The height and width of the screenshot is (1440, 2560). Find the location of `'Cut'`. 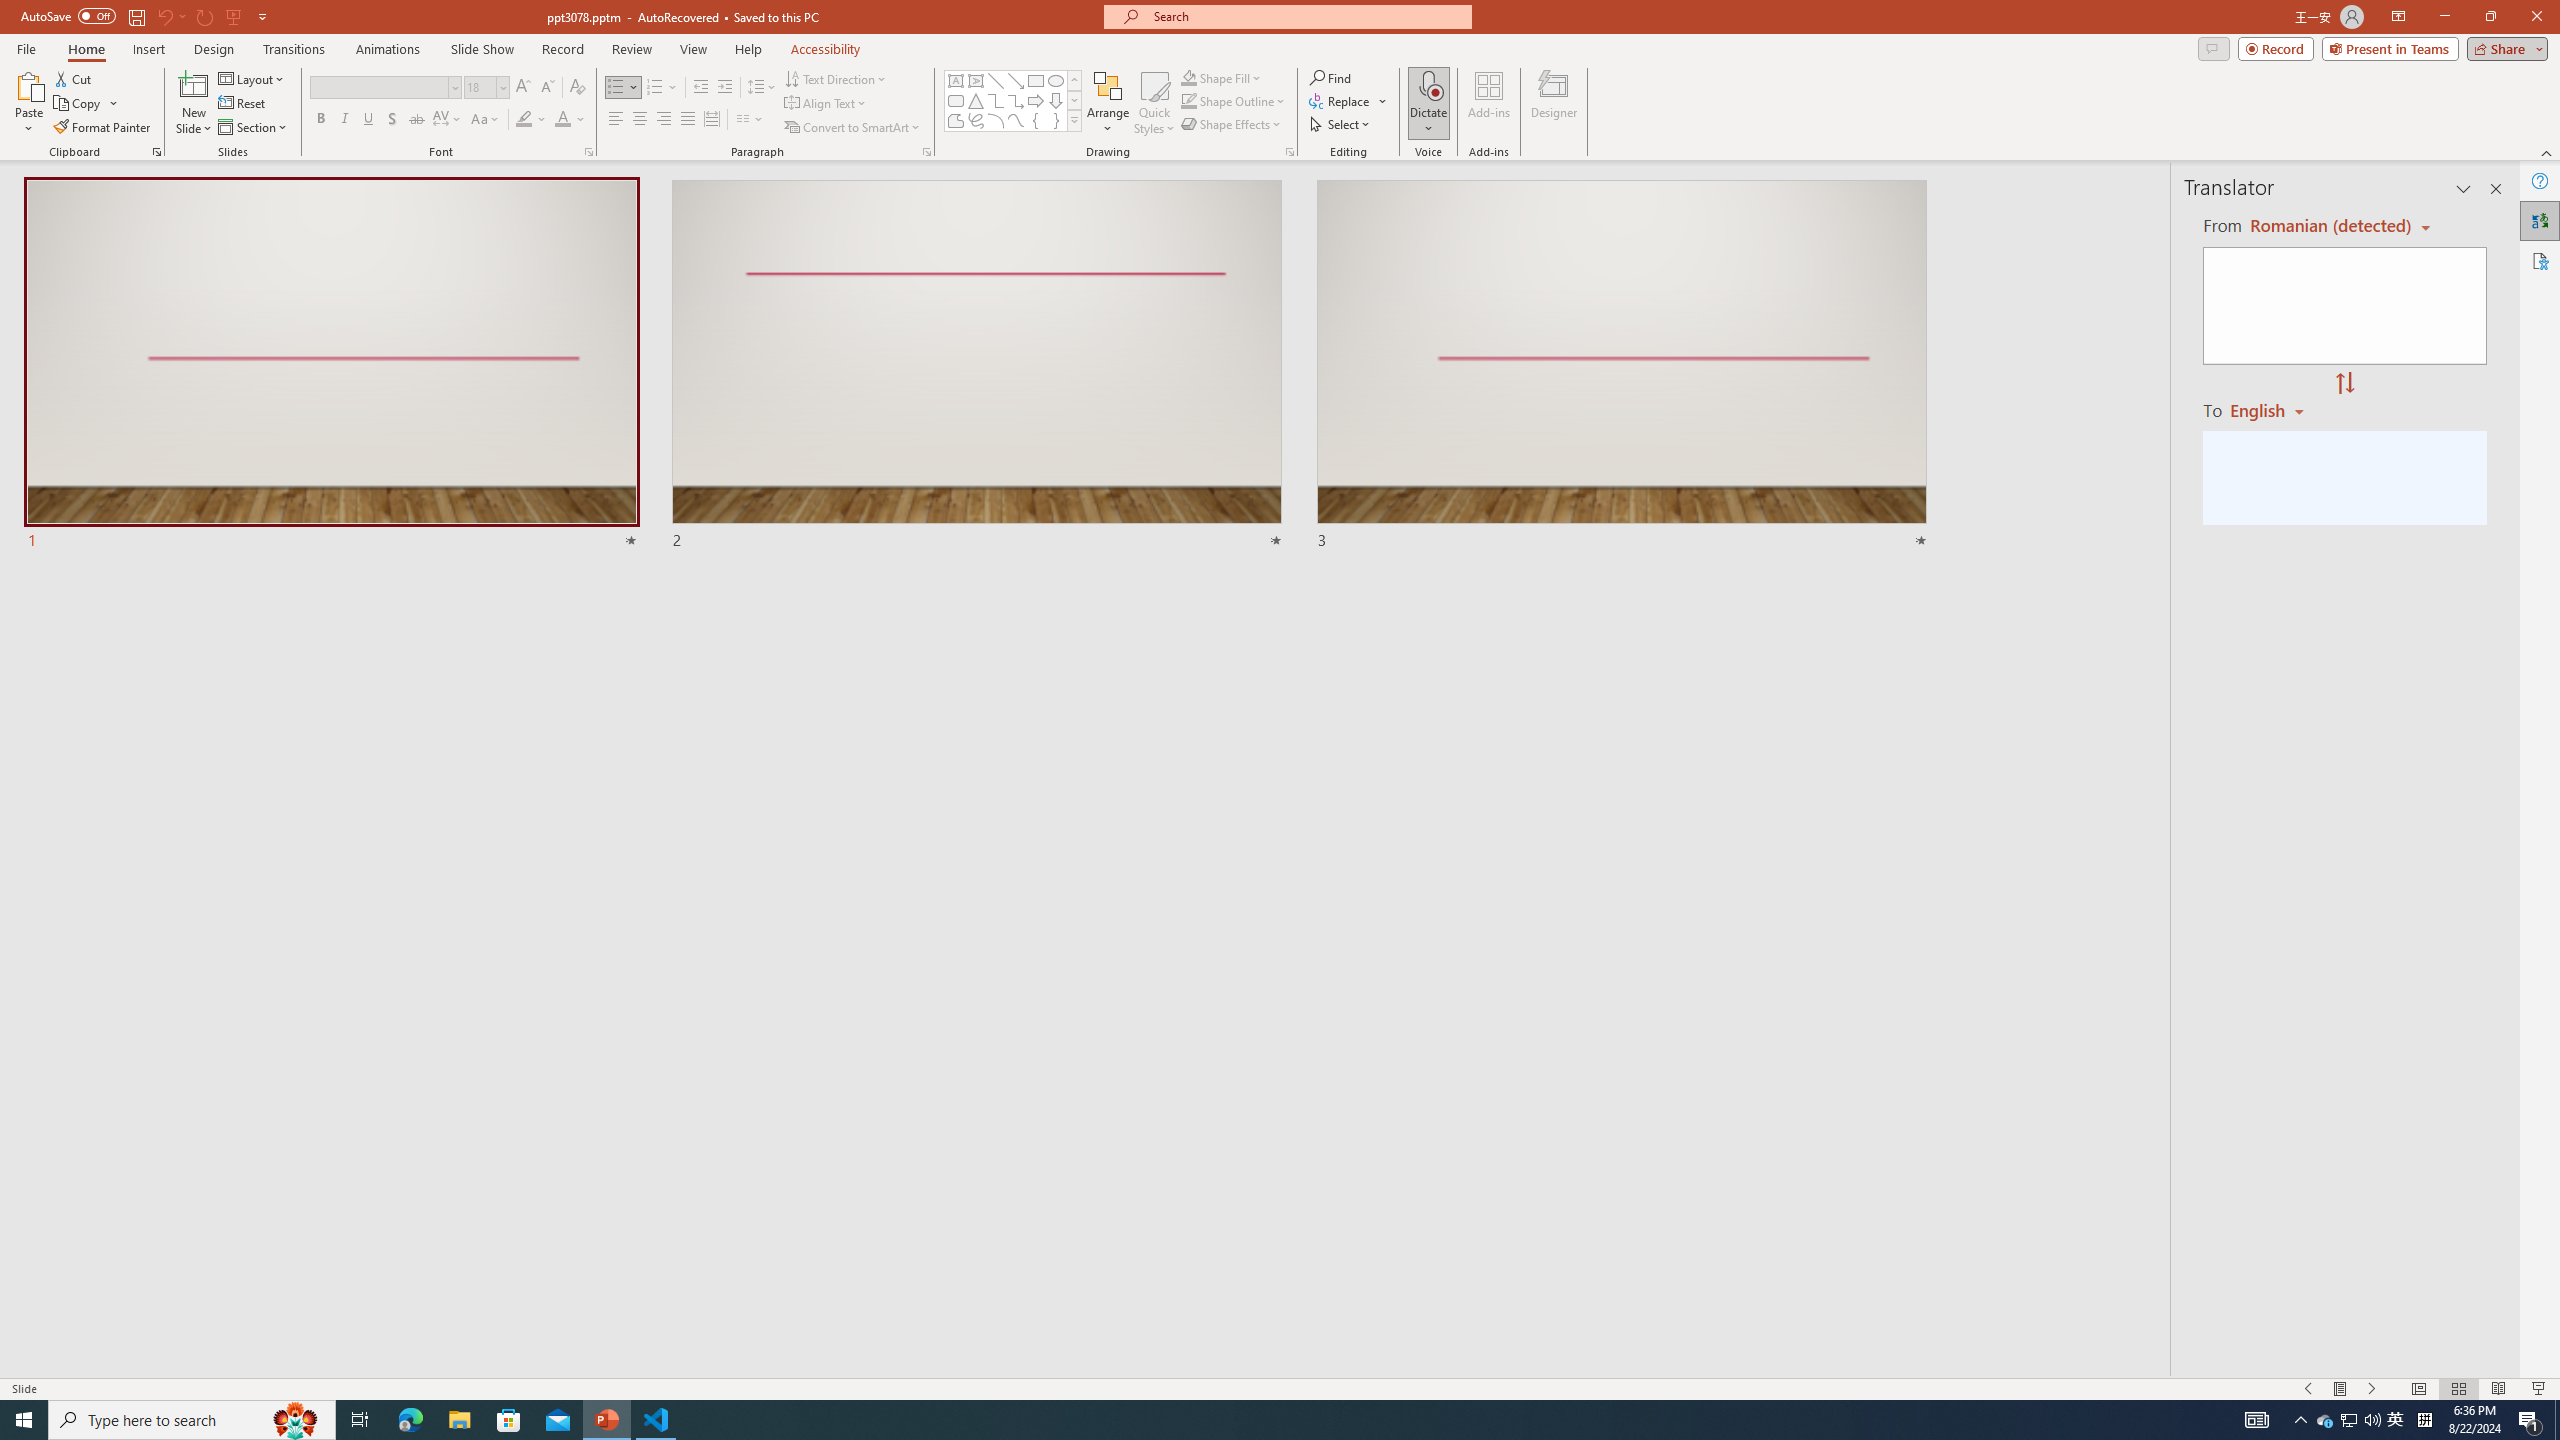

'Cut' is located at coordinates (73, 78).